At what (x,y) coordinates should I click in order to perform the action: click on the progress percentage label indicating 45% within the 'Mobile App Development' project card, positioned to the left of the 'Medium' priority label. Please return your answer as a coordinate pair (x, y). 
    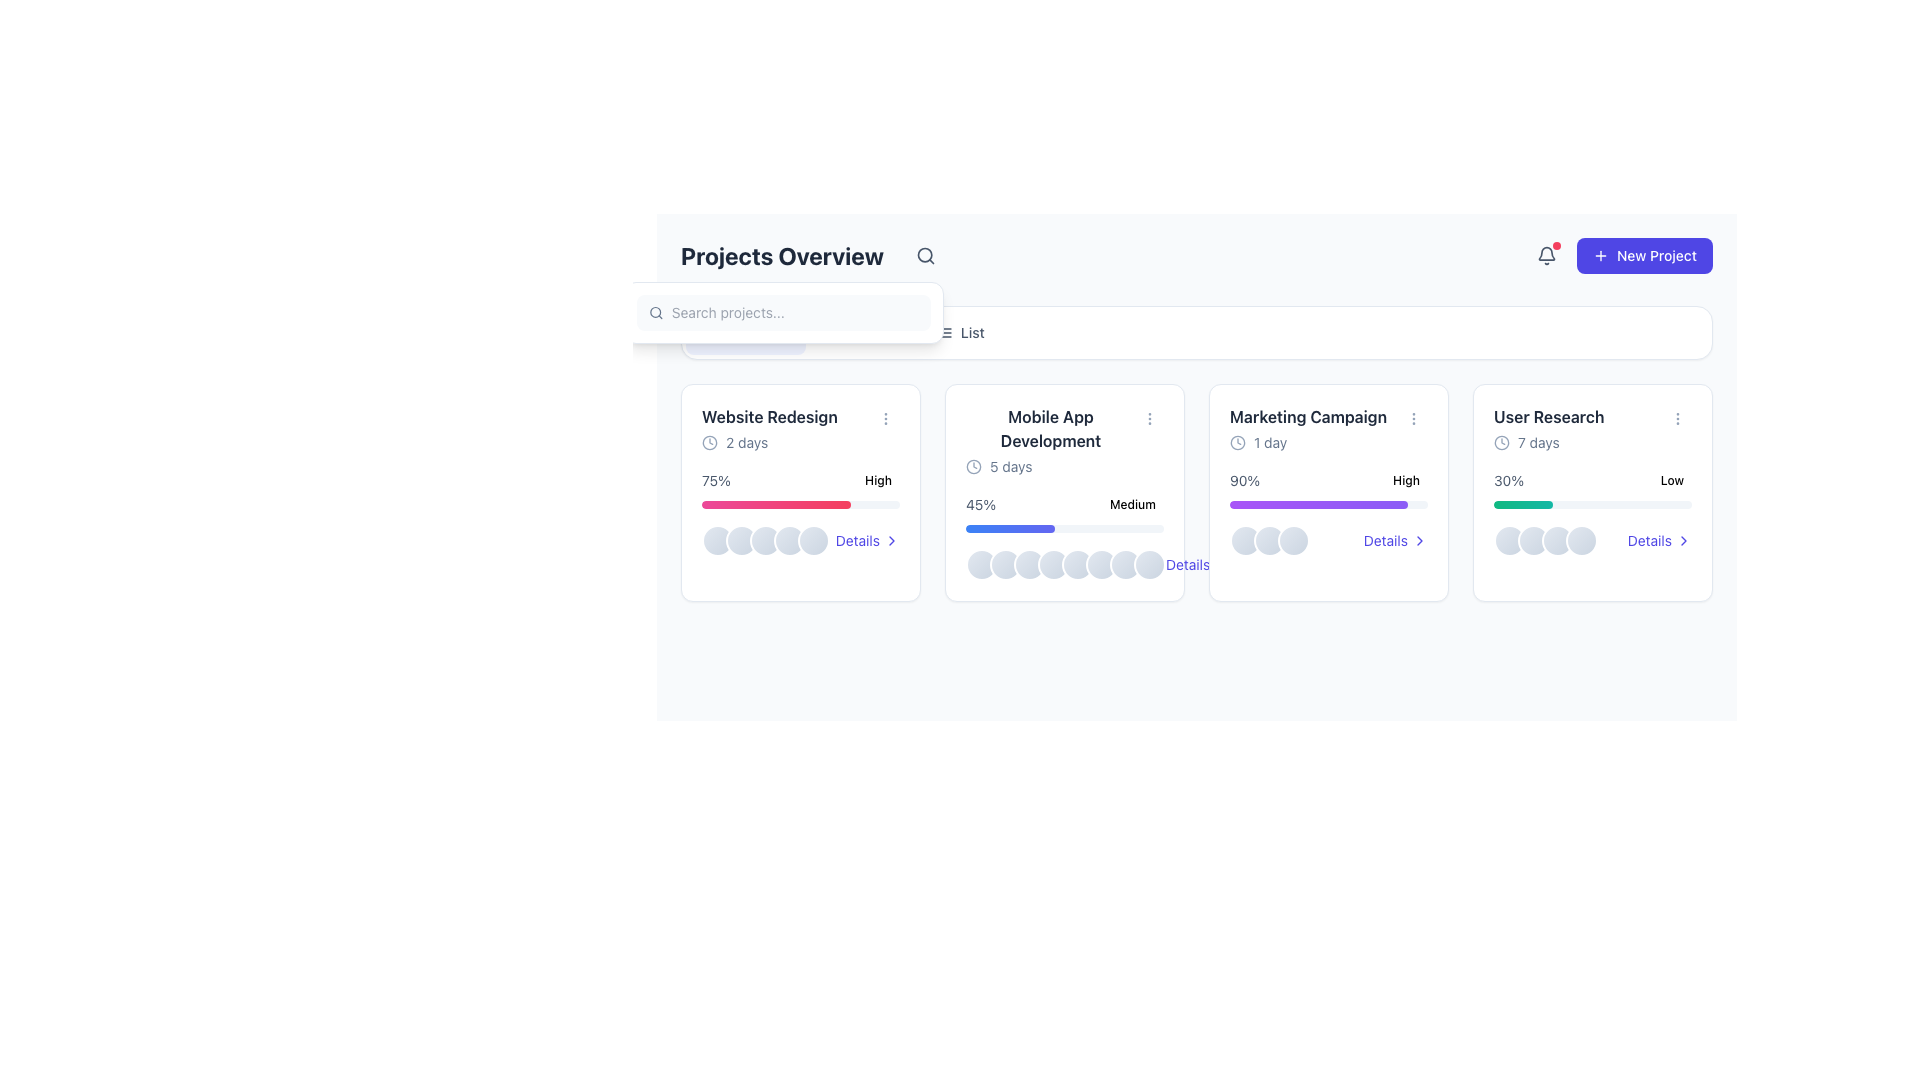
    Looking at the image, I should click on (981, 504).